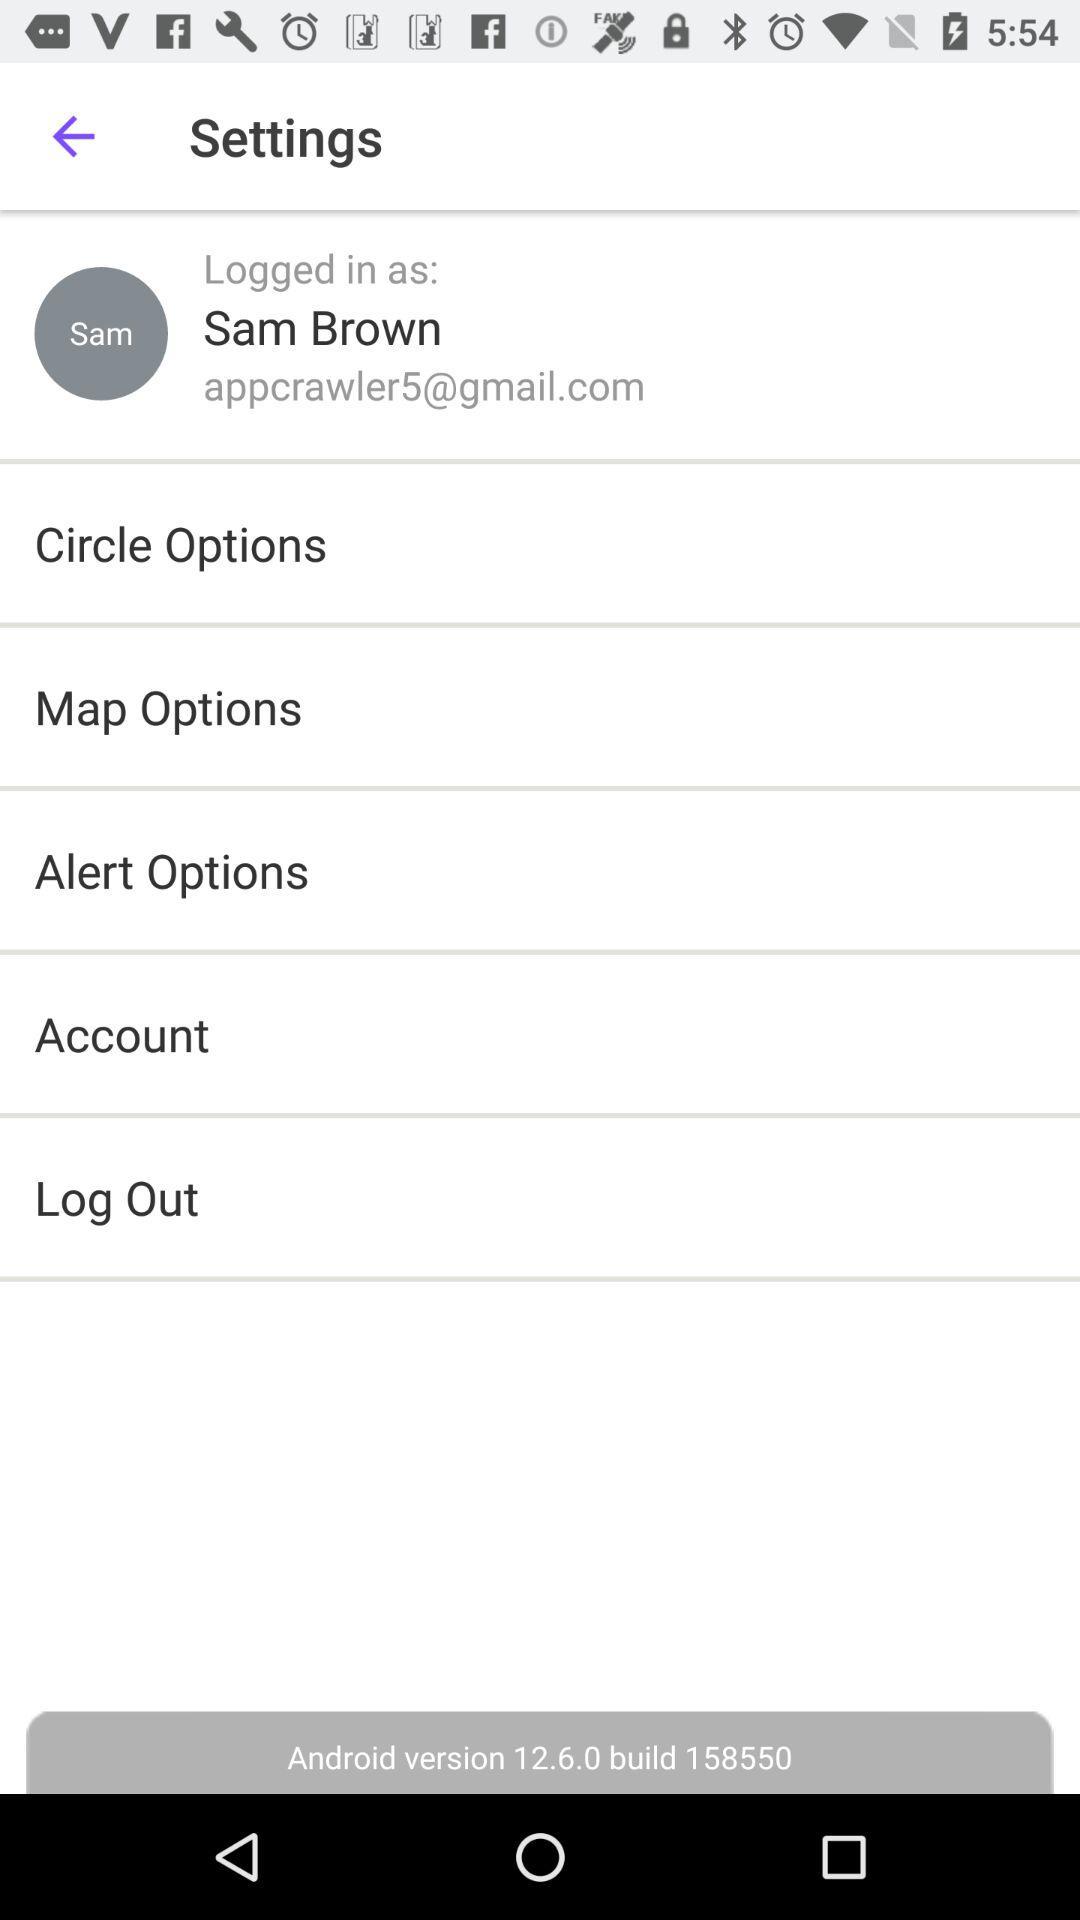 The height and width of the screenshot is (1920, 1080). What do you see at coordinates (72, 135) in the screenshot?
I see `item next to settings item` at bounding box center [72, 135].